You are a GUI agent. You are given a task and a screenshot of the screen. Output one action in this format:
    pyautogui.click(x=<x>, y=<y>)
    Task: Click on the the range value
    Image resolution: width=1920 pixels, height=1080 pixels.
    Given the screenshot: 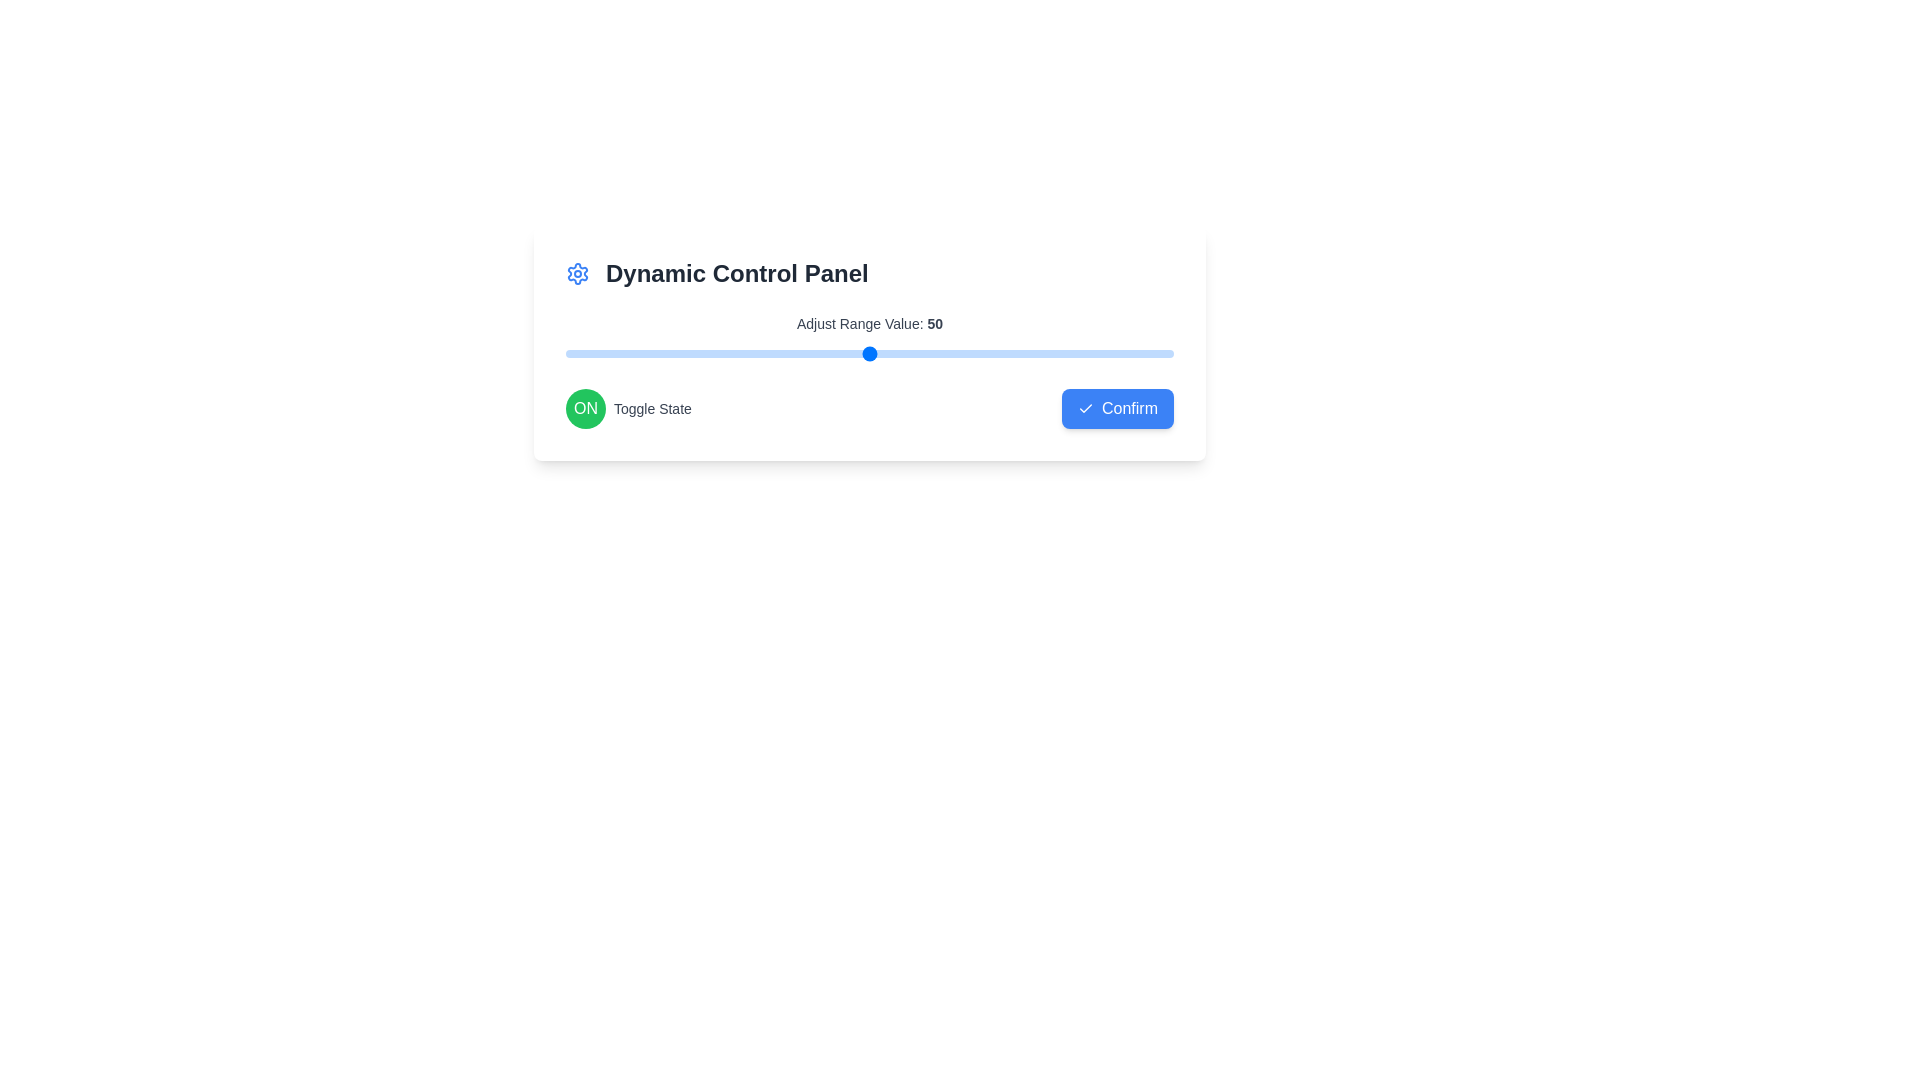 What is the action you would take?
    pyautogui.click(x=699, y=353)
    